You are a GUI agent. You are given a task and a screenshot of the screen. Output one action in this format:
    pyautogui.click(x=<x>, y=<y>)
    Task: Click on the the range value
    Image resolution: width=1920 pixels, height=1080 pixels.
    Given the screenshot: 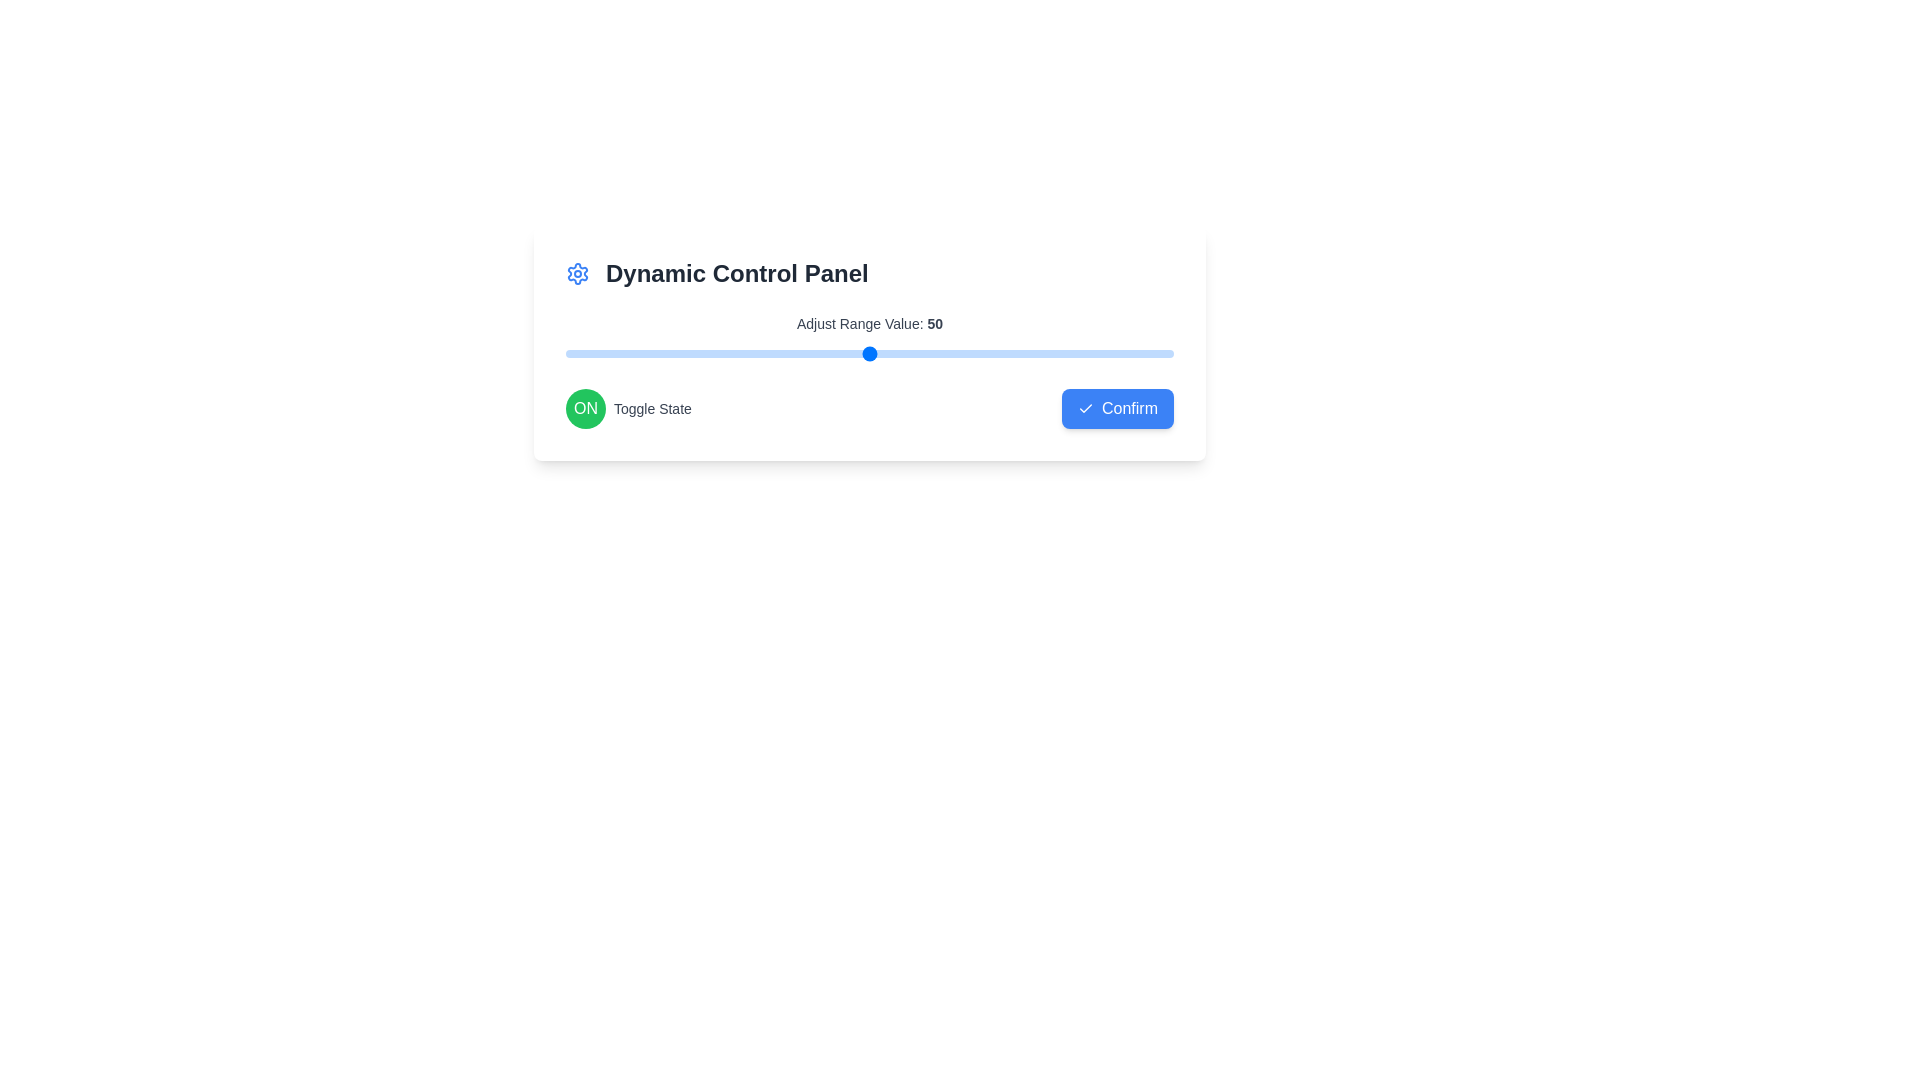 What is the action you would take?
    pyautogui.click(x=699, y=353)
    